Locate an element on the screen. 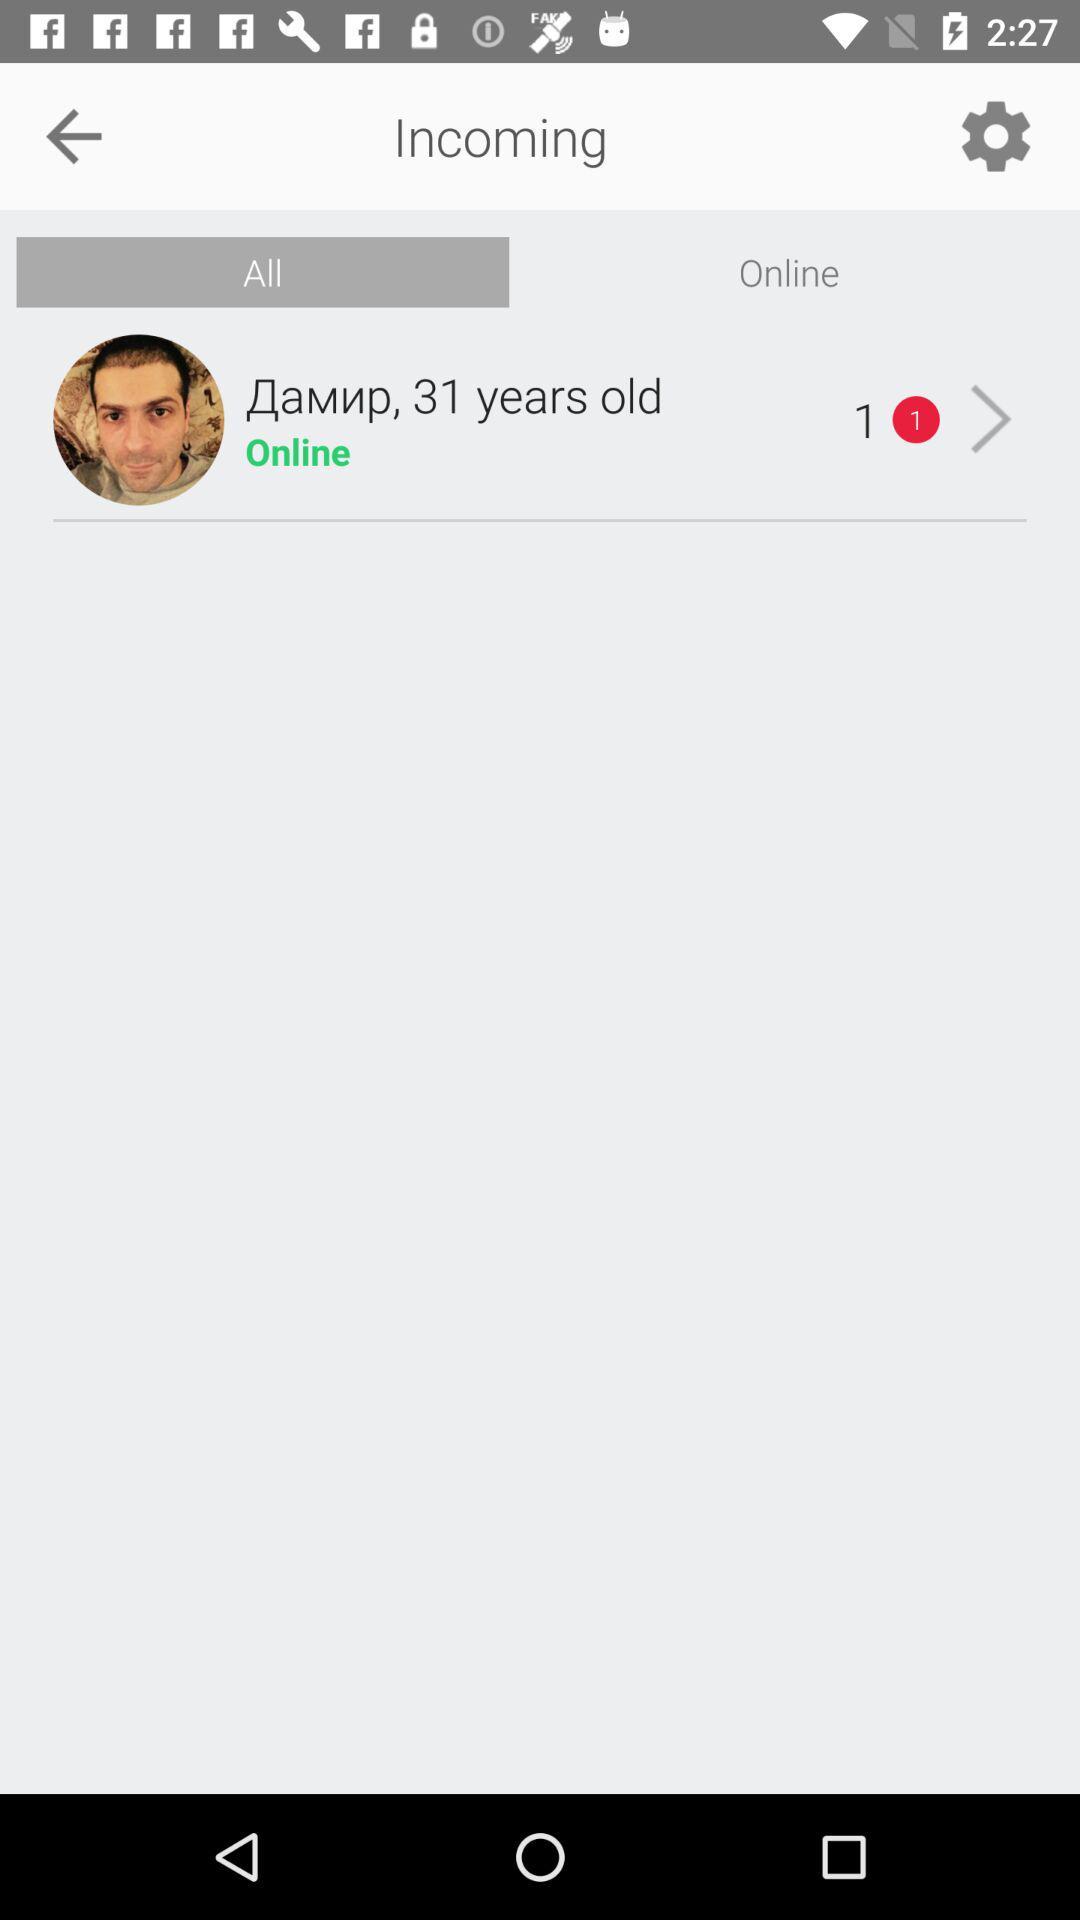  icon to the left of online is located at coordinates (261, 271).